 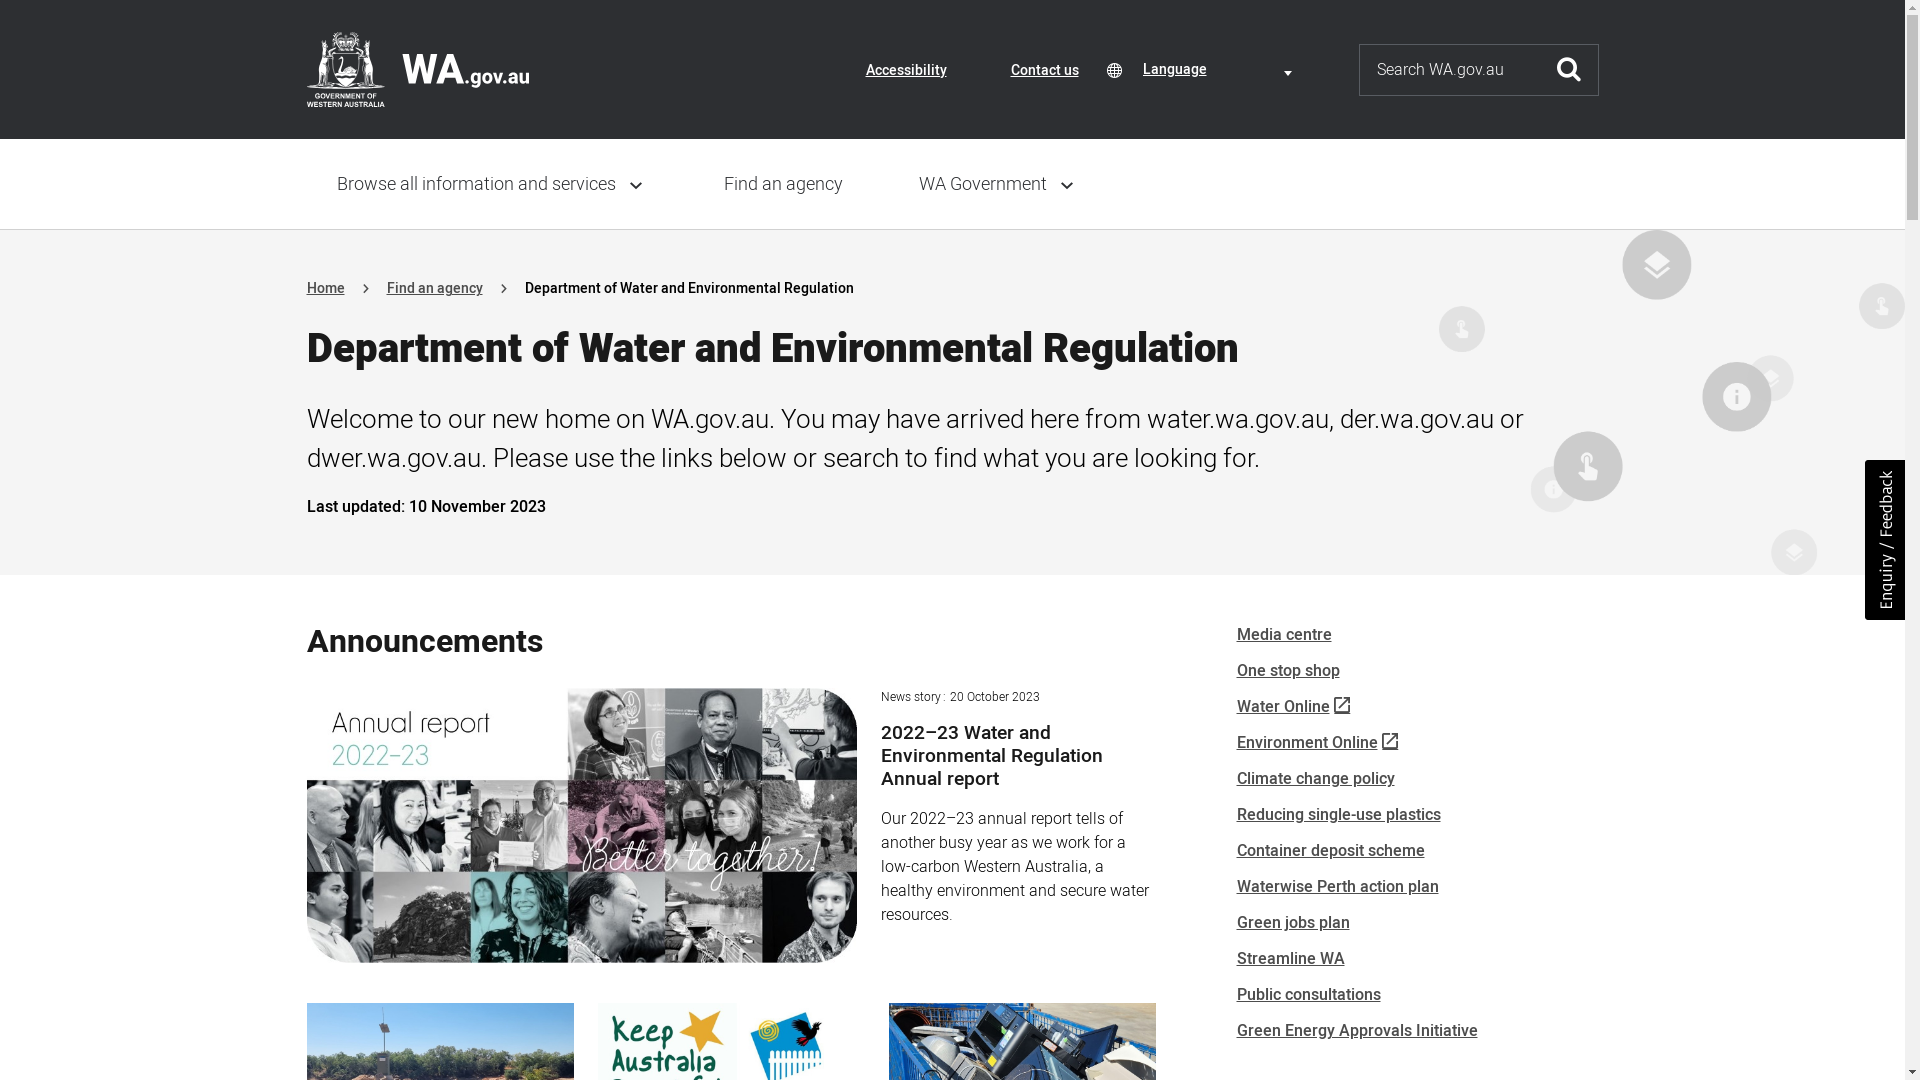 What do you see at coordinates (1235, 705) in the screenshot?
I see `'Water Online'` at bounding box center [1235, 705].